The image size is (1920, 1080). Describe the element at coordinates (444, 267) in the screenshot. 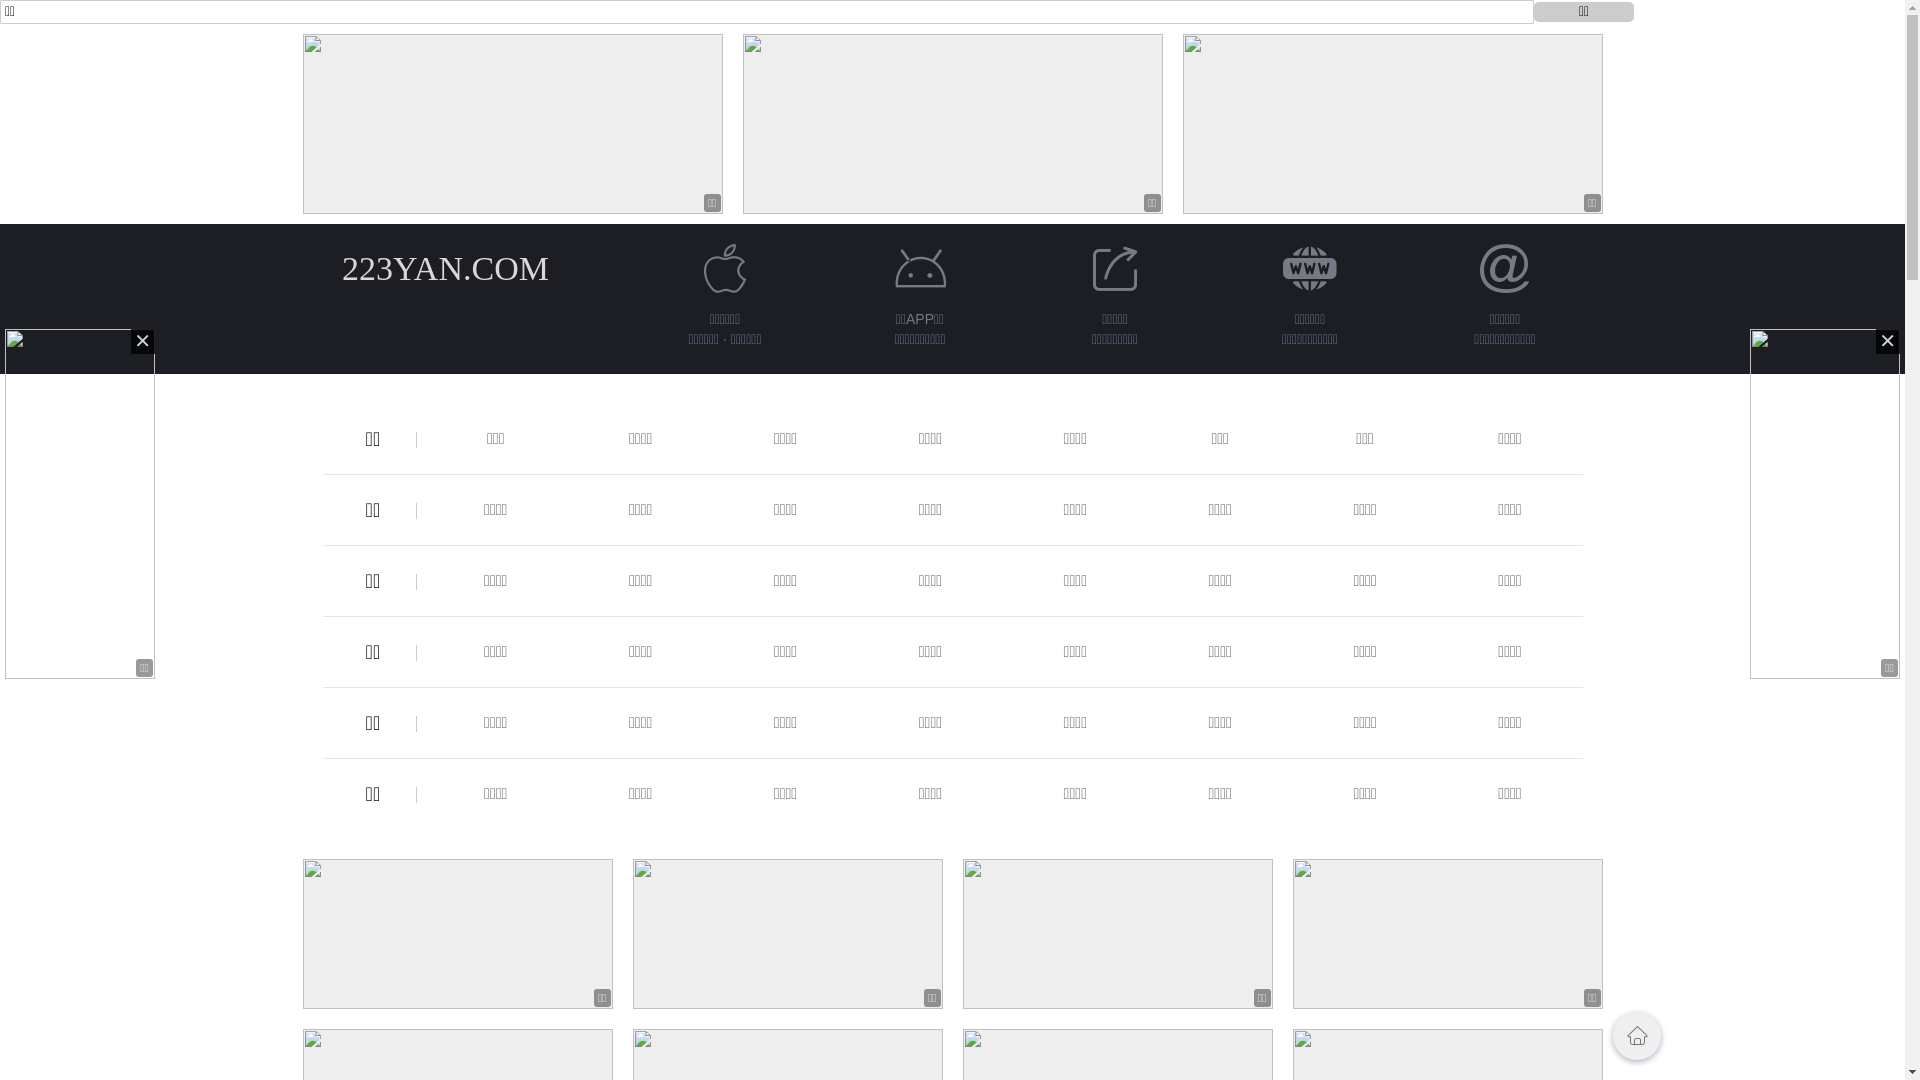

I see `'223YAN.COM'` at that location.